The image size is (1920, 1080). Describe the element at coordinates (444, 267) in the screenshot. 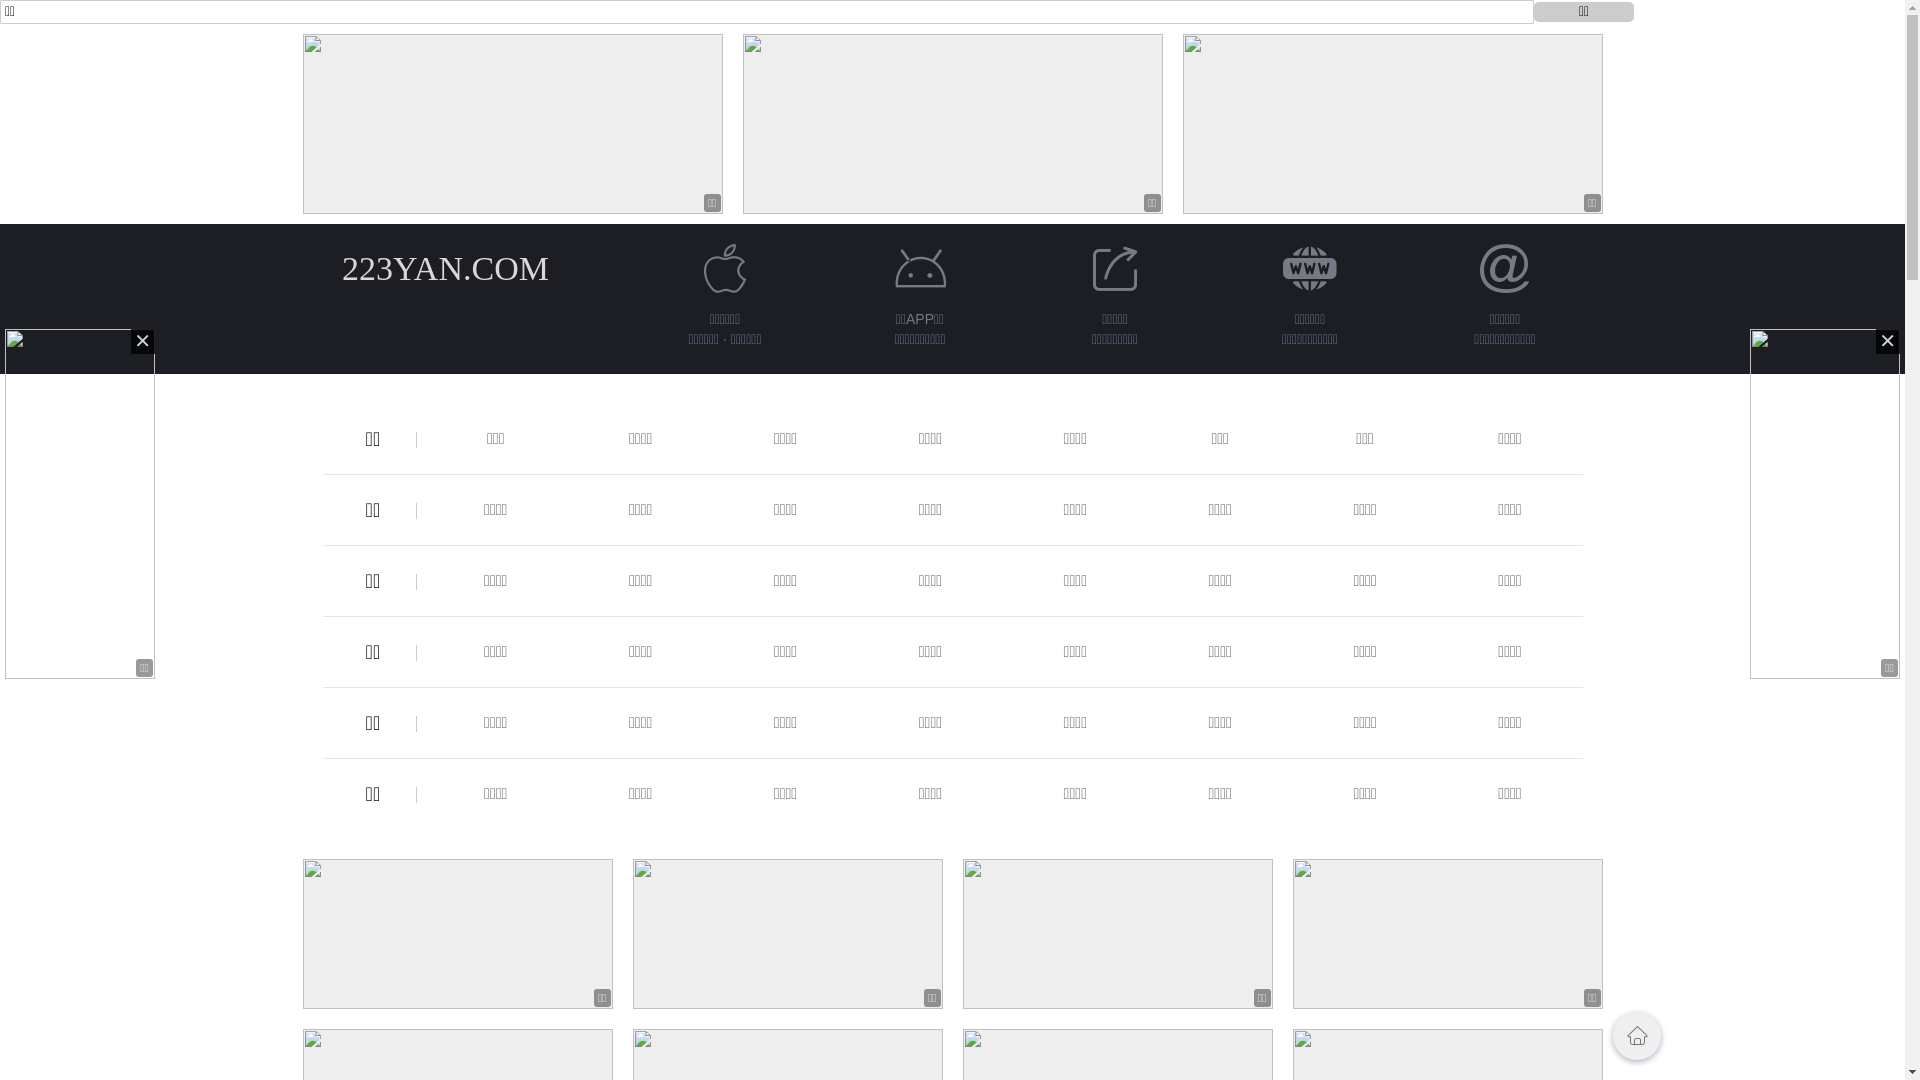

I see `'223YAN.COM'` at that location.